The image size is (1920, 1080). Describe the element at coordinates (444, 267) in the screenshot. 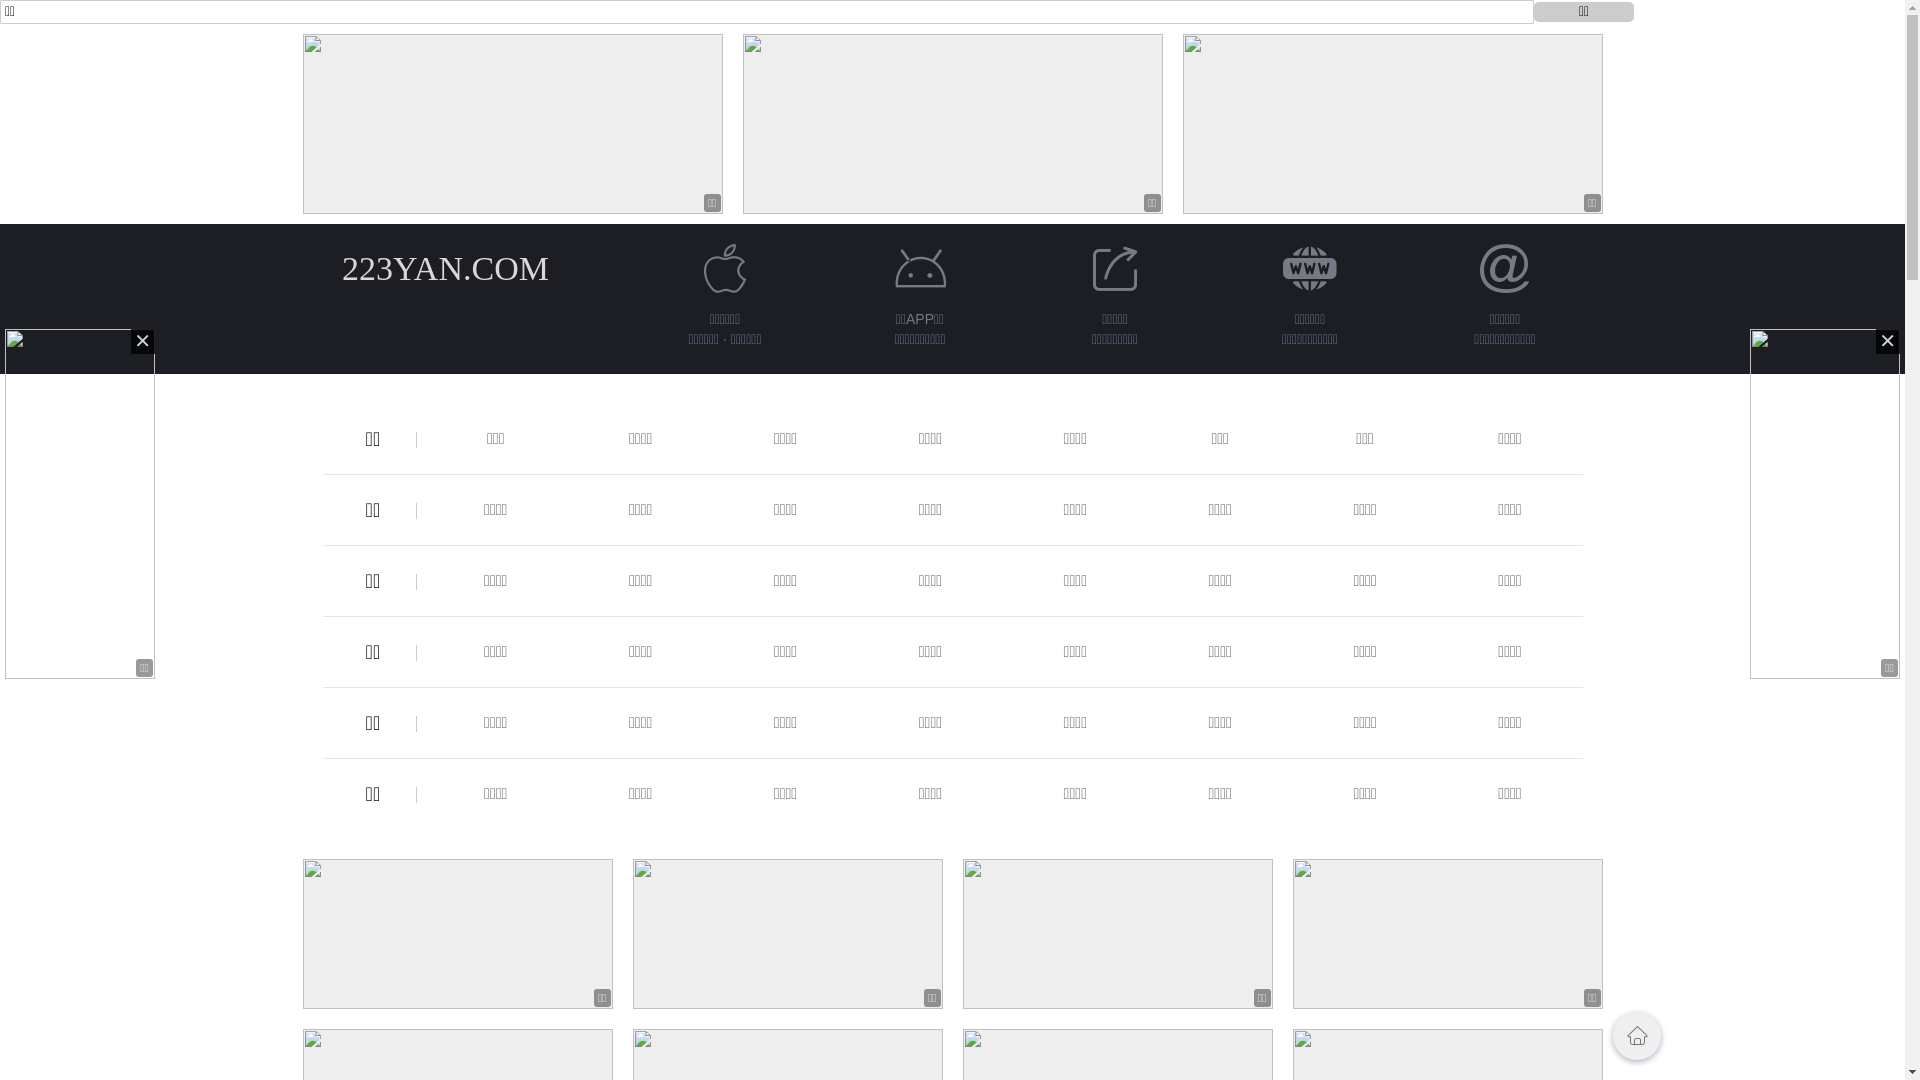

I see `'223YAN.COM'` at that location.